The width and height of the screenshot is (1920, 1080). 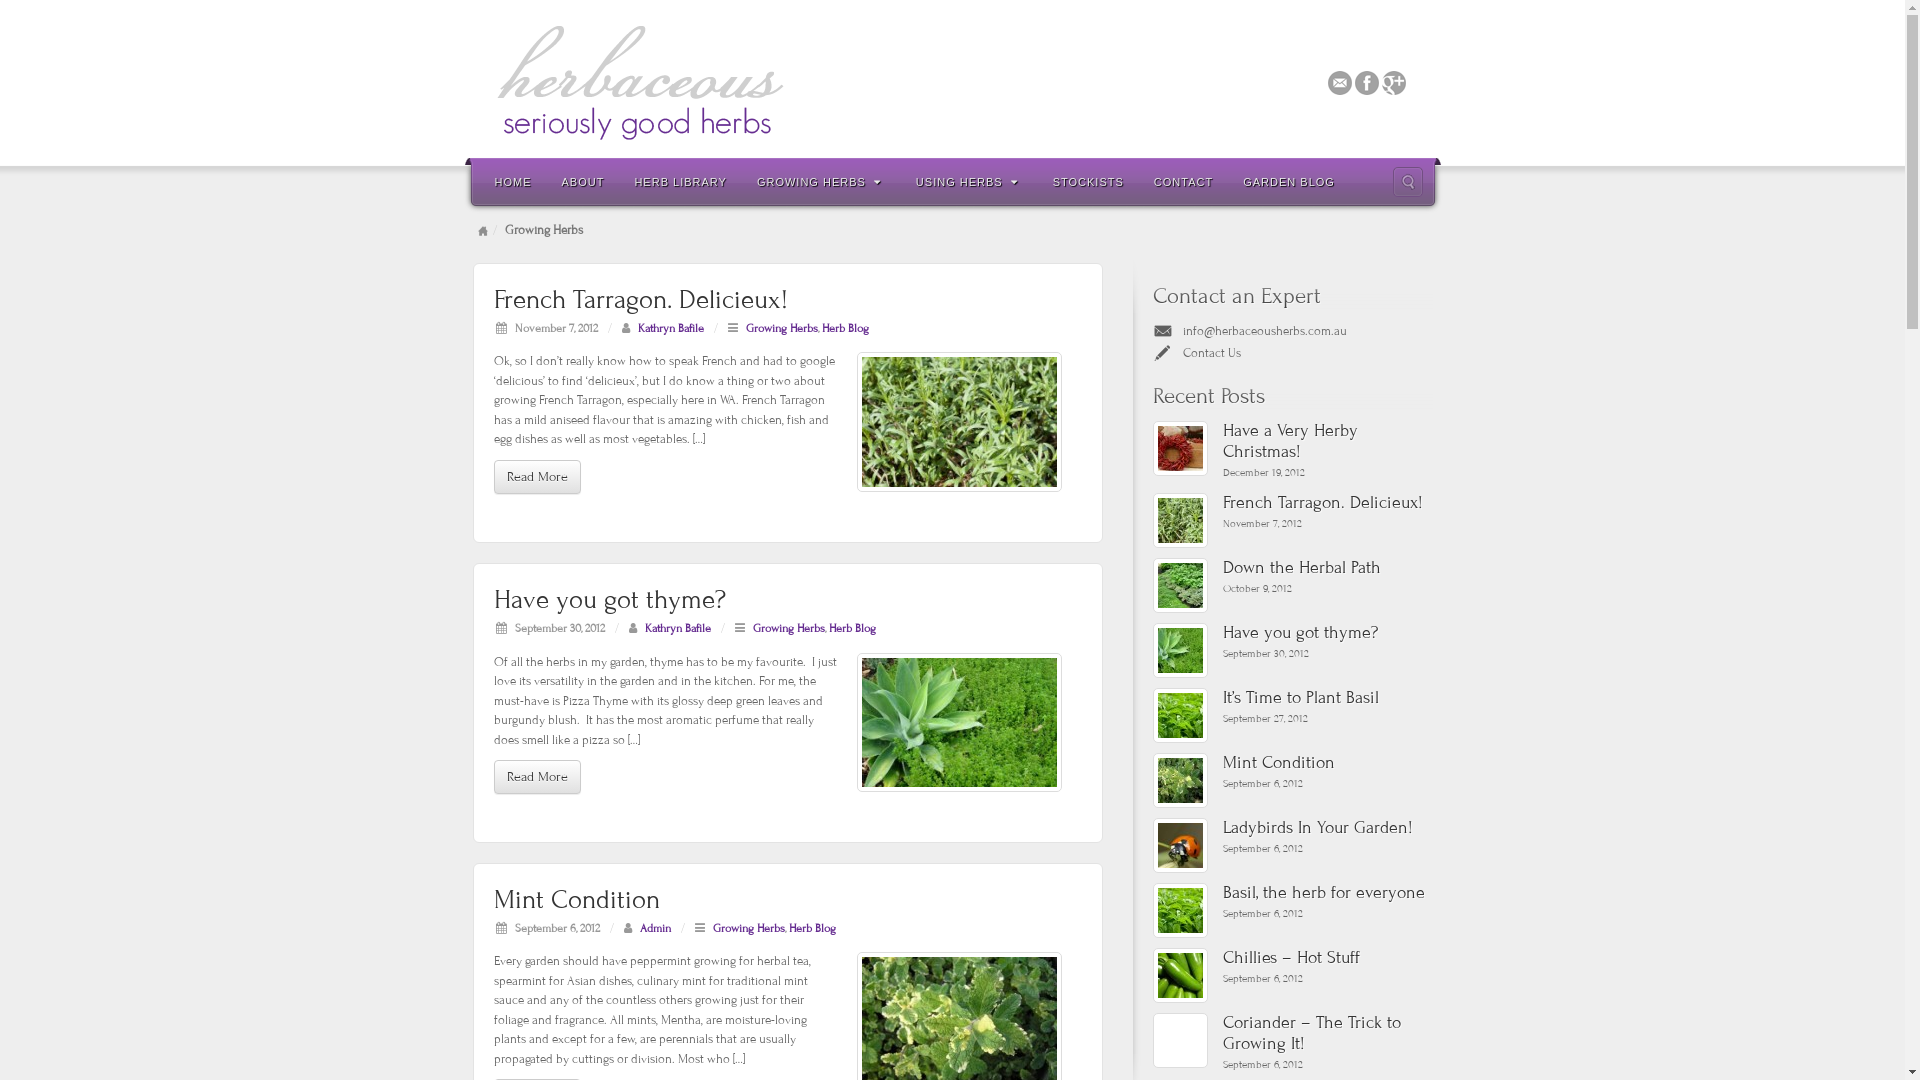 What do you see at coordinates (1179, 910) in the screenshot?
I see `'Basil, the herb for everyone'` at bounding box center [1179, 910].